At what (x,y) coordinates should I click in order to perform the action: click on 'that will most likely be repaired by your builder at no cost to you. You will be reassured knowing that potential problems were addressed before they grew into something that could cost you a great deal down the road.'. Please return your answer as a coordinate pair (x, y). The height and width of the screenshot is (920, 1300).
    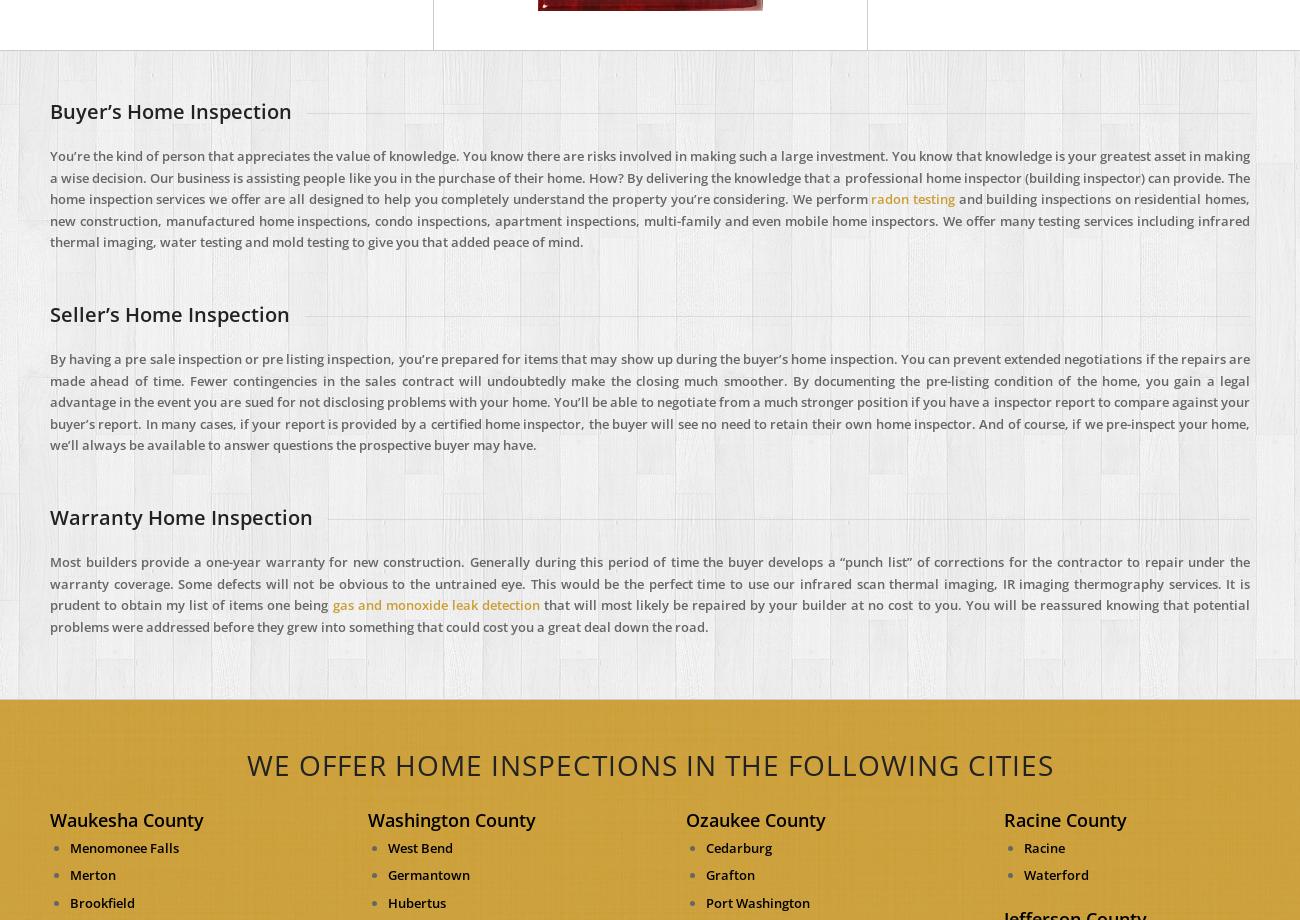
    Looking at the image, I should click on (49, 614).